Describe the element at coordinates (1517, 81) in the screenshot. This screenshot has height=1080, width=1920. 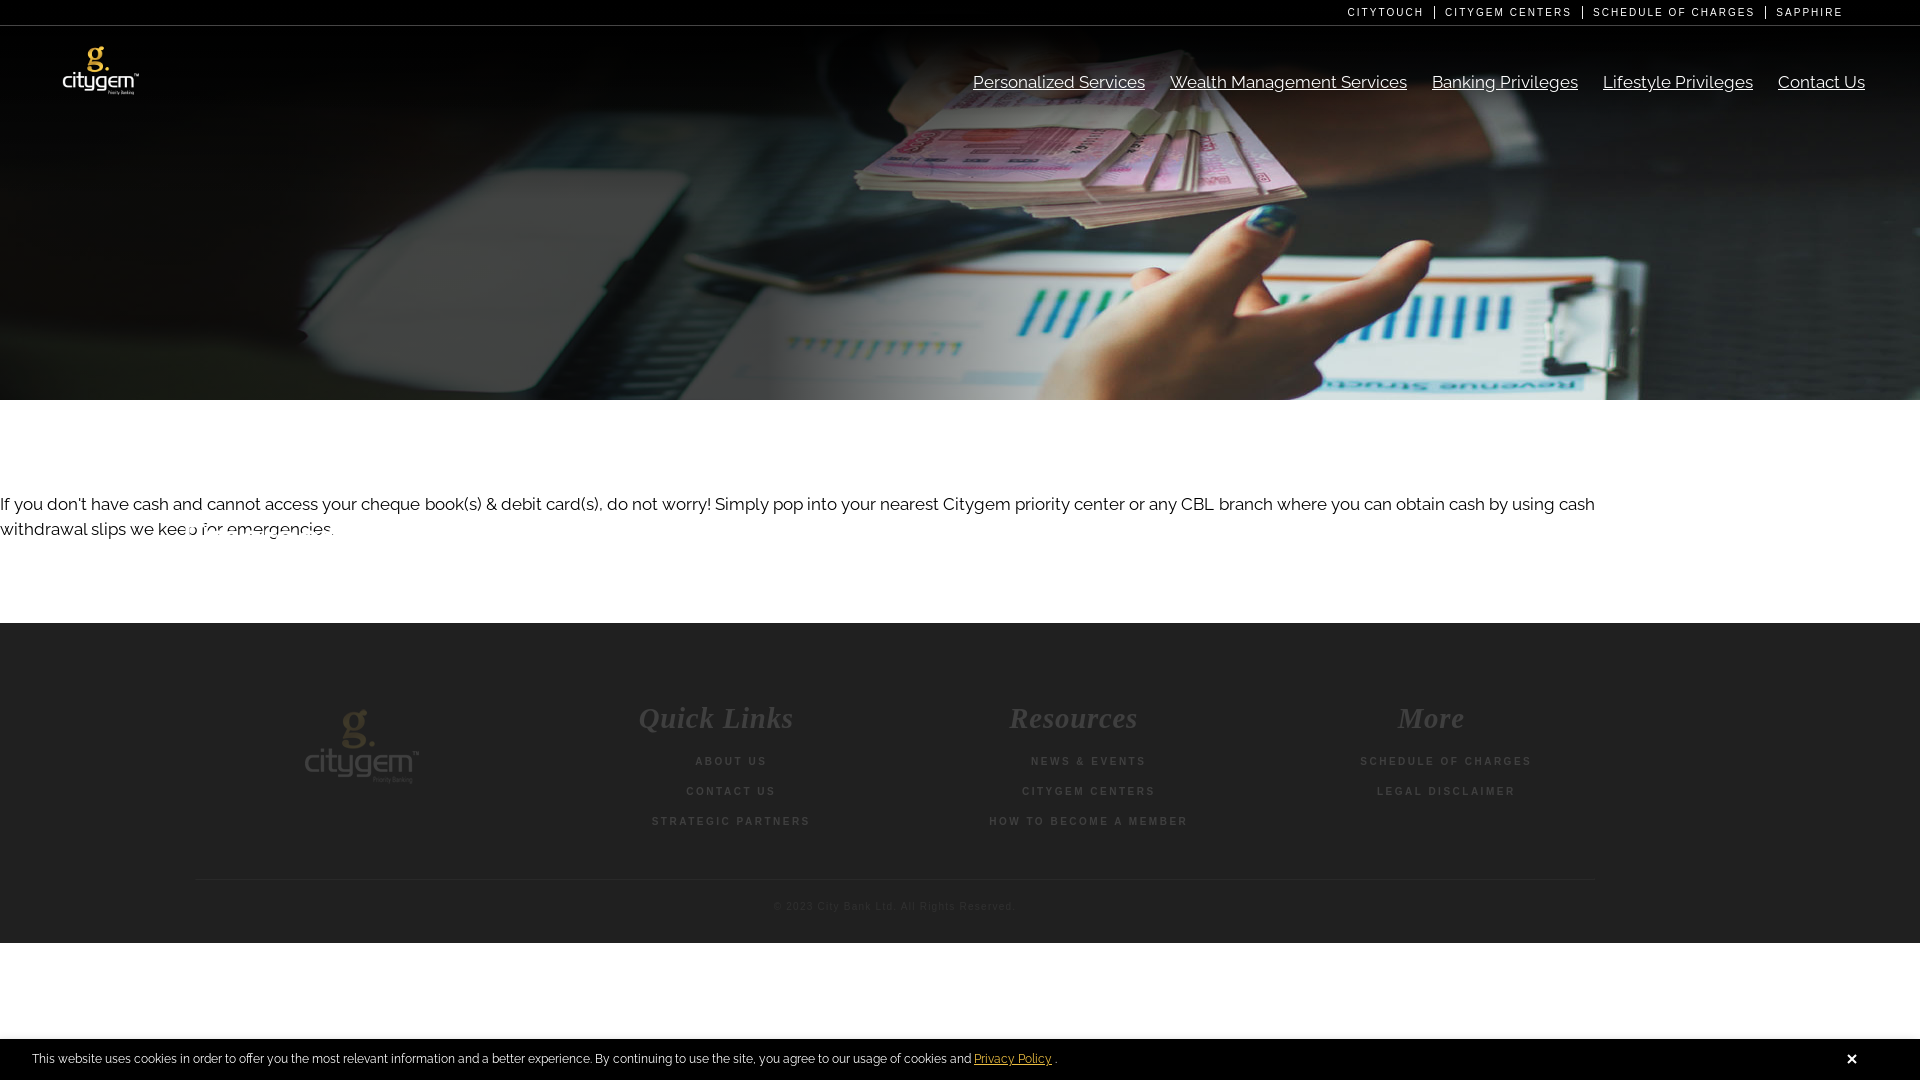
I see `'Banking Privileges'` at that location.